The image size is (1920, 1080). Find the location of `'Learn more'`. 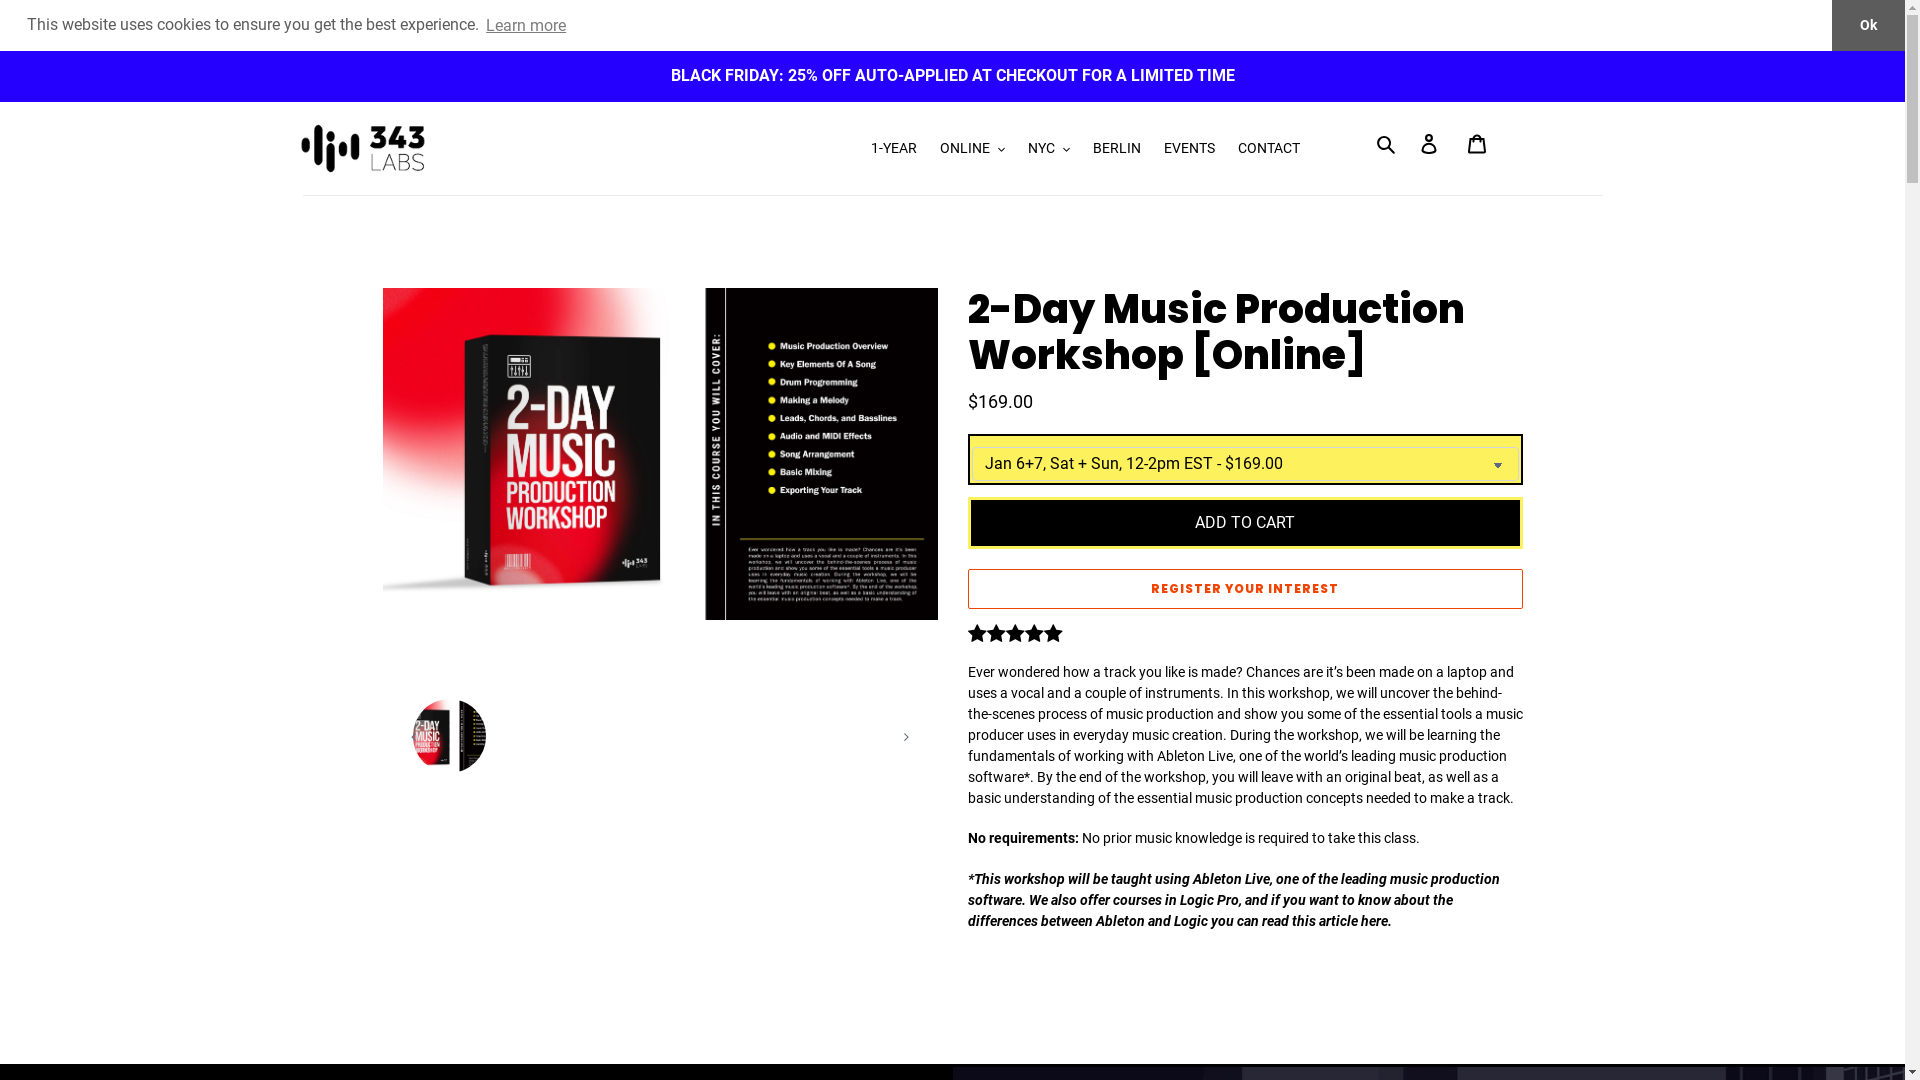

'Learn more' is located at coordinates (526, 24).